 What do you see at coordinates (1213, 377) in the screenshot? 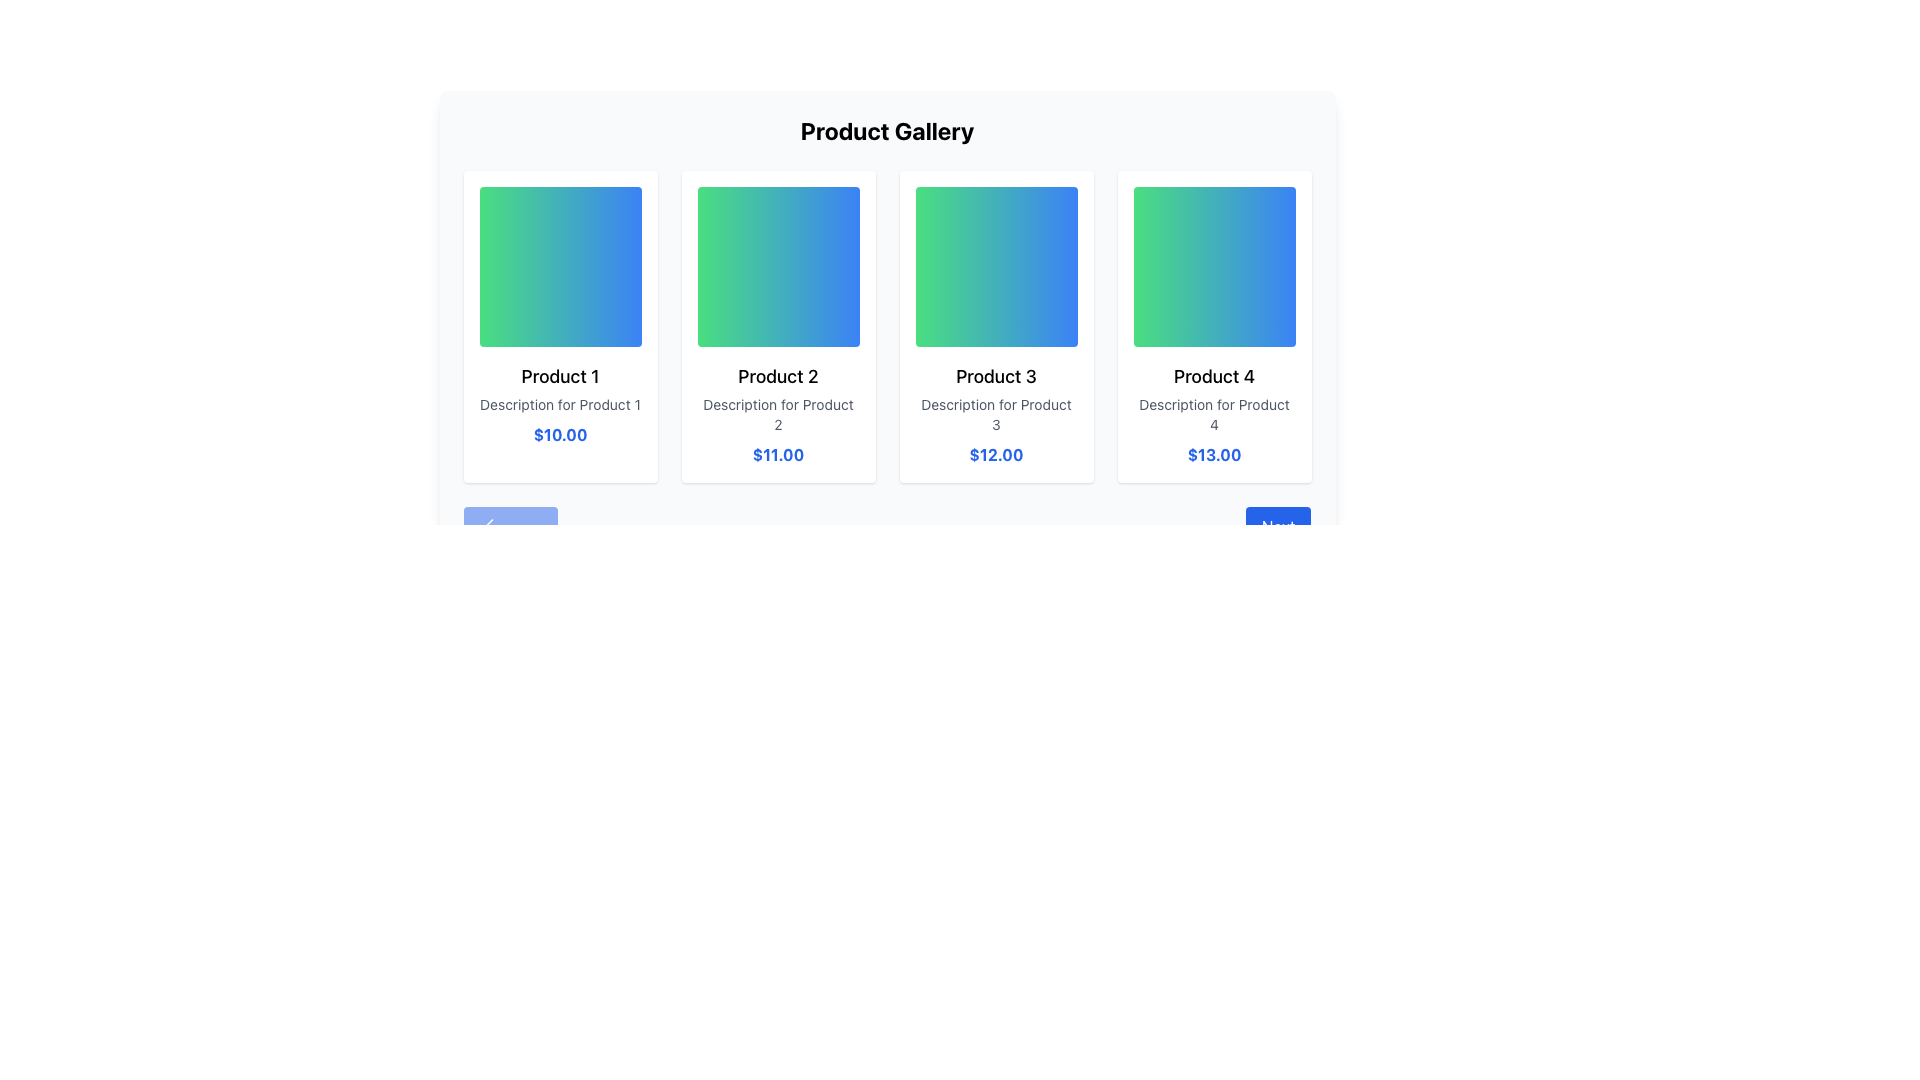
I see `the text label serving as the title for 'Product 4', which is located within the fourth product card, positioned below the associated gradient image and above its description and price` at bounding box center [1213, 377].